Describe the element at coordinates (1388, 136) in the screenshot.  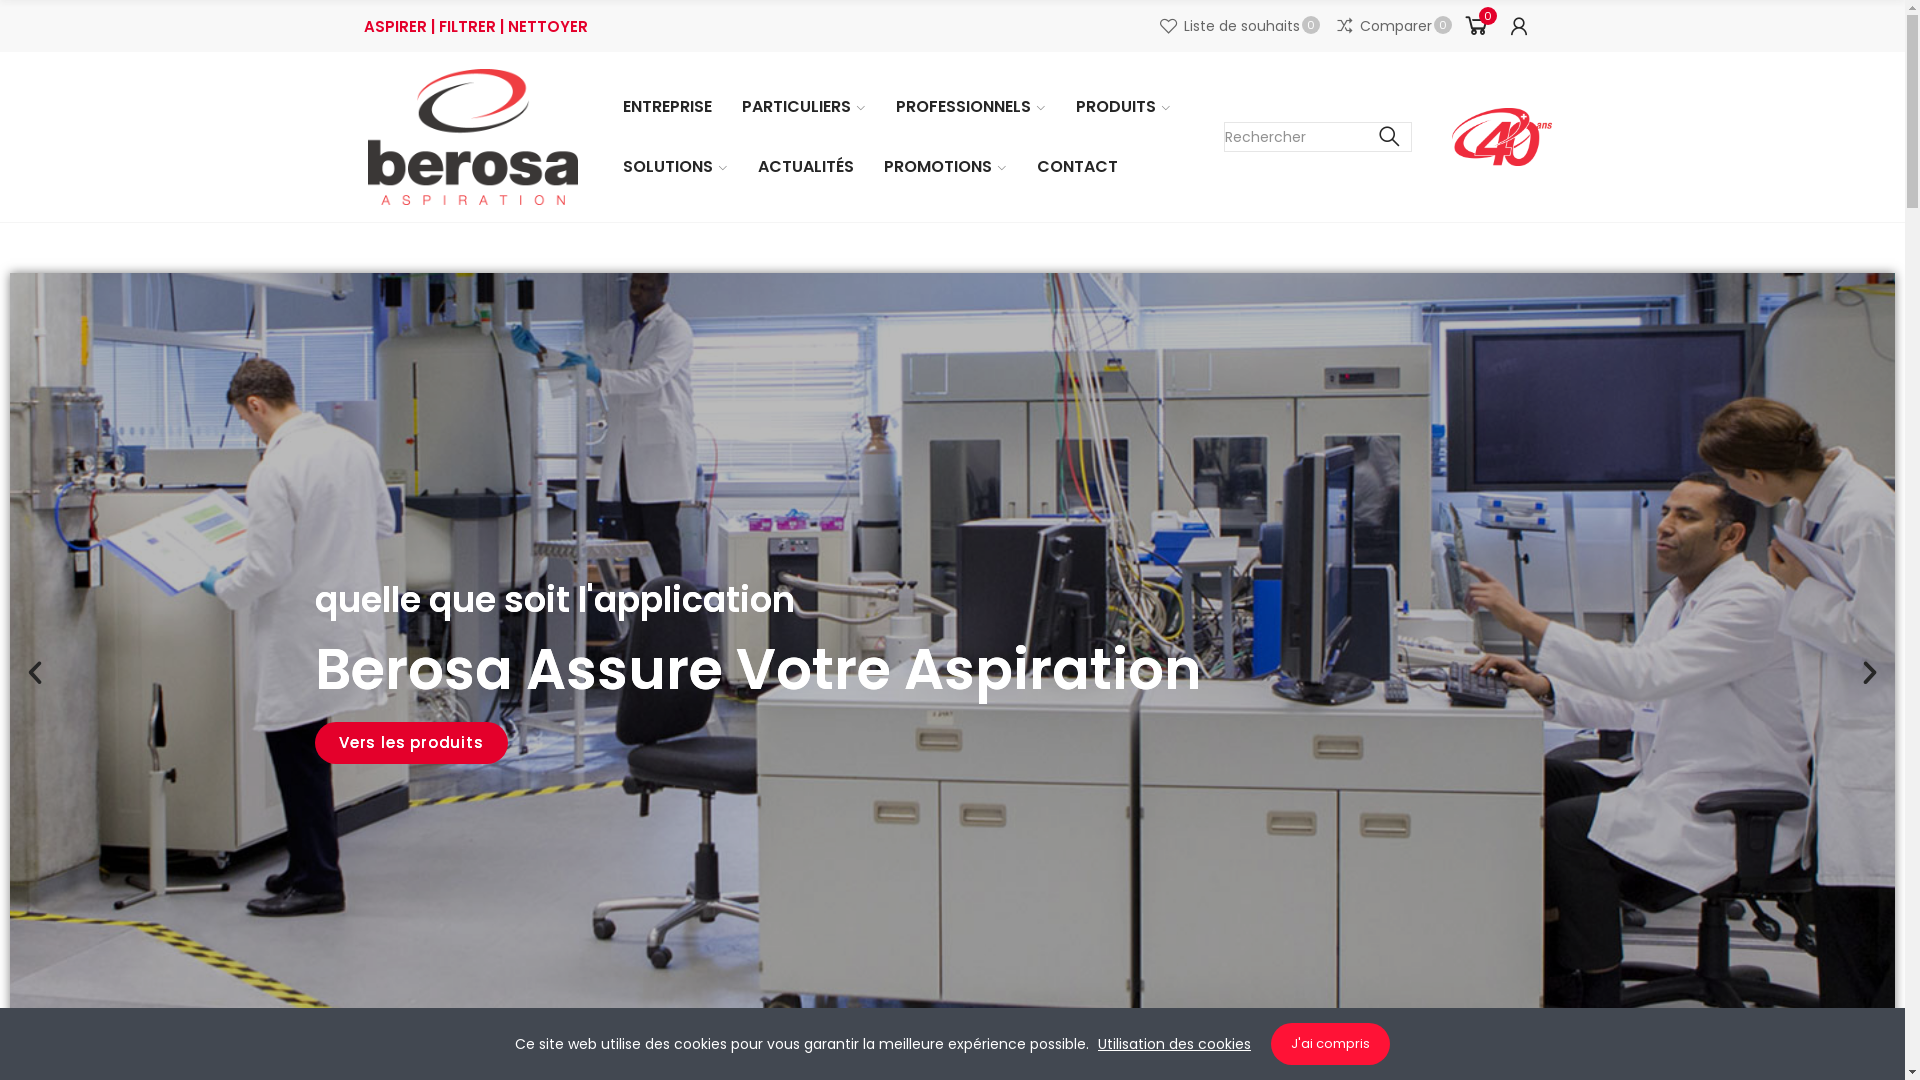
I see `'Chercher'` at that location.